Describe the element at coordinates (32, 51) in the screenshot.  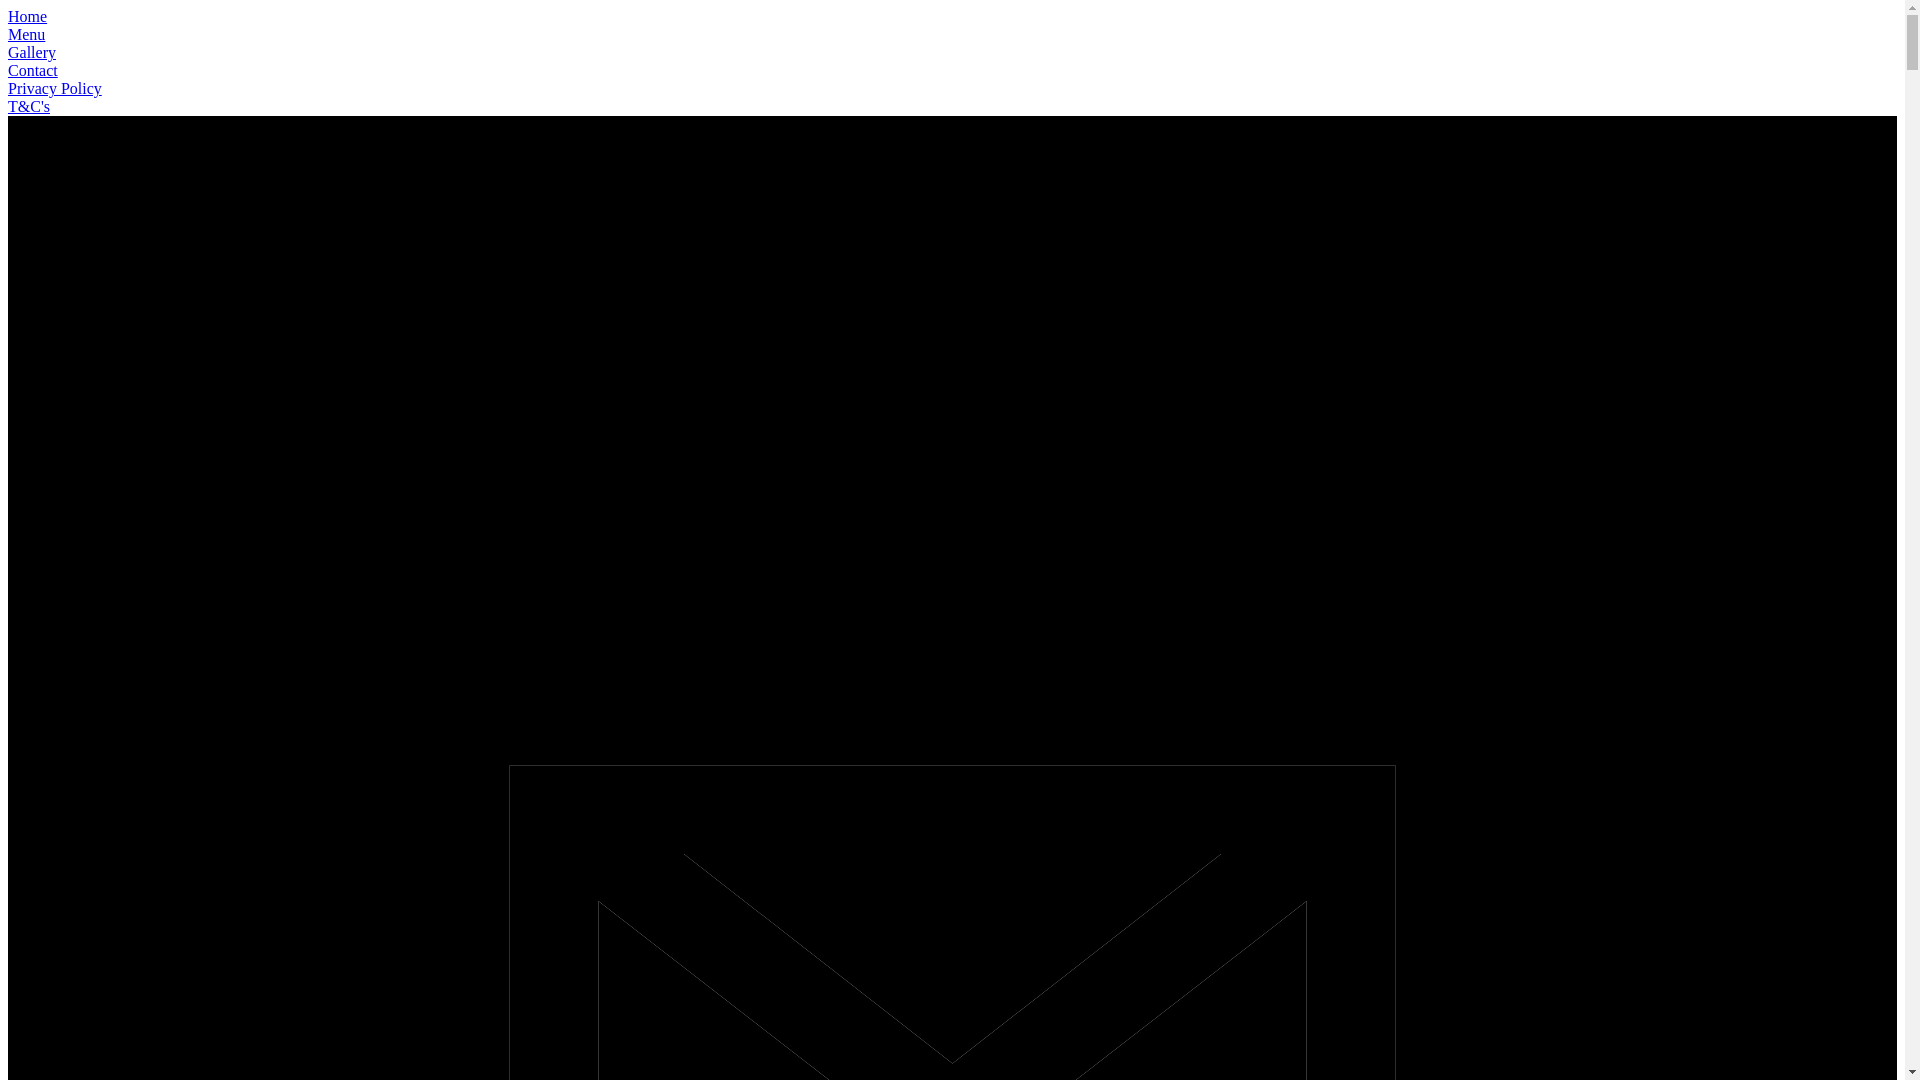
I see `'Gallery'` at that location.